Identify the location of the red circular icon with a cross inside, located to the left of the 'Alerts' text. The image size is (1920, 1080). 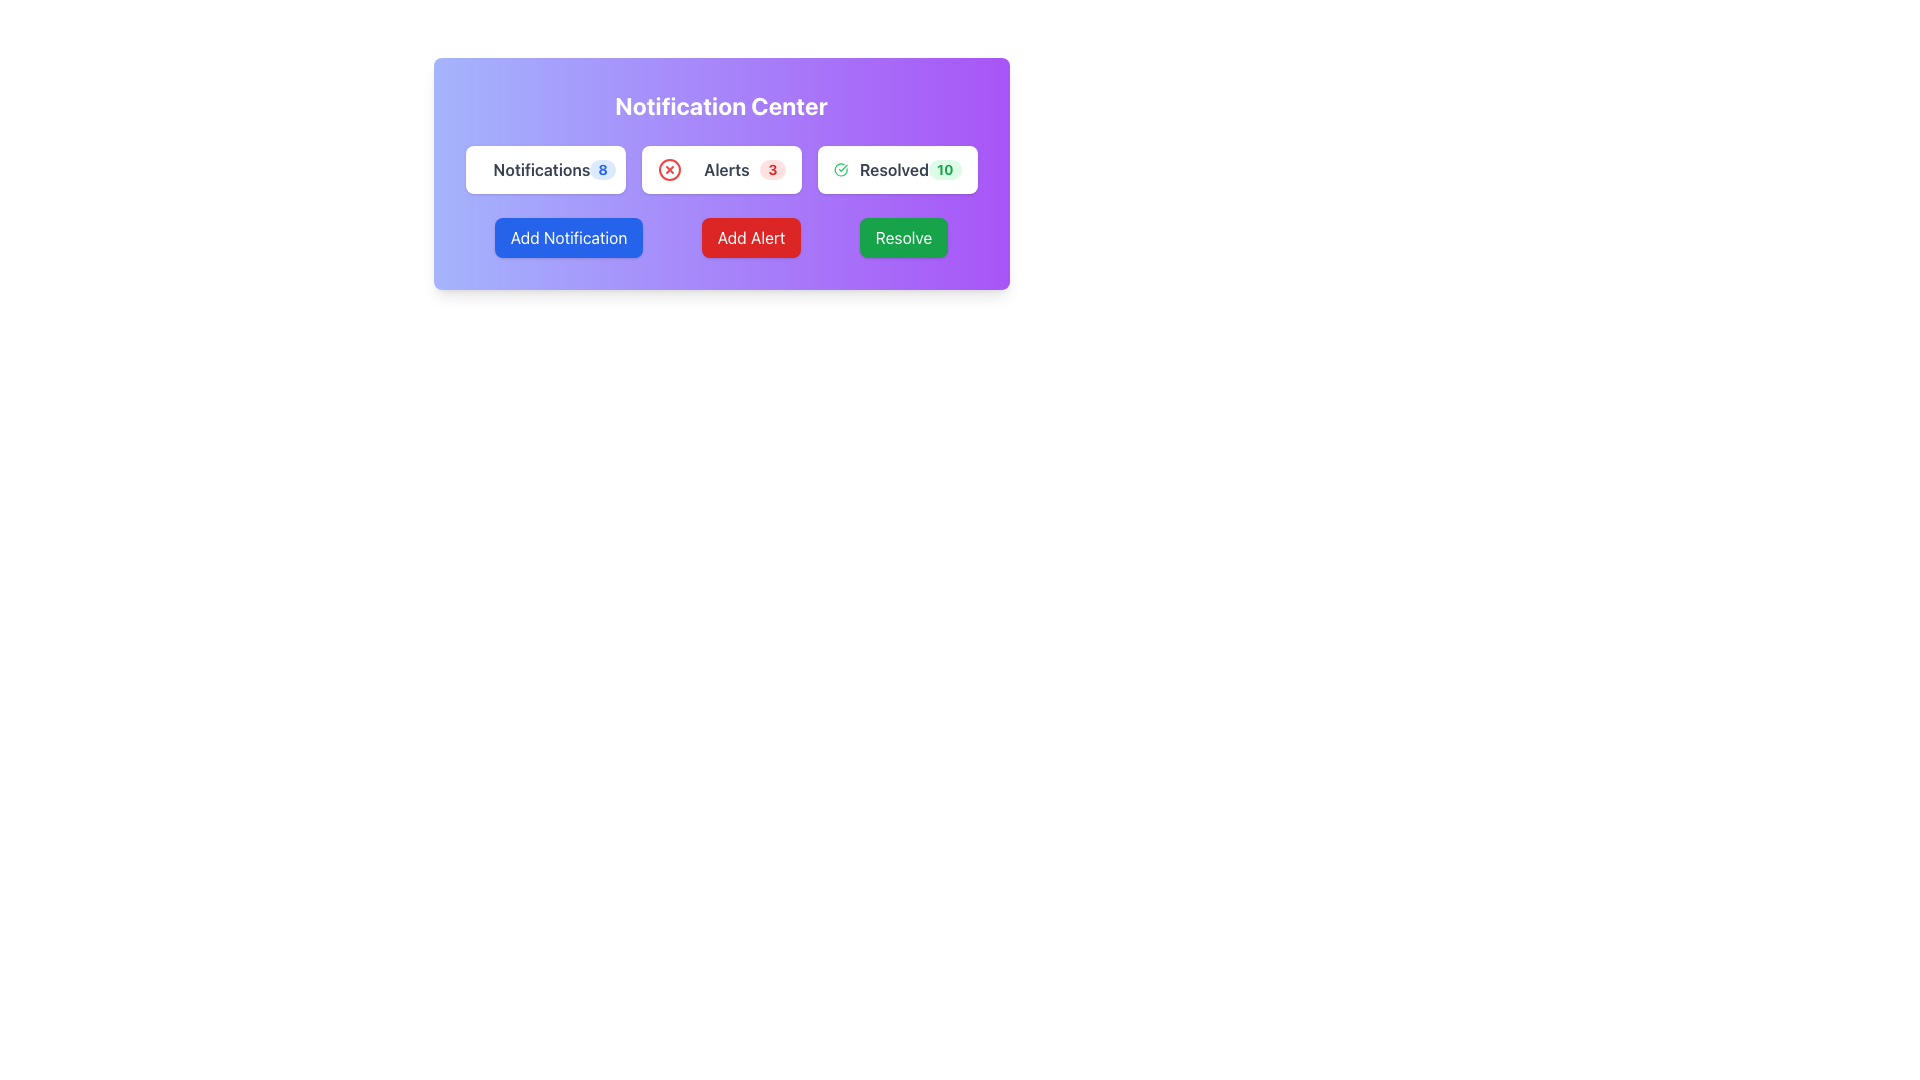
(669, 168).